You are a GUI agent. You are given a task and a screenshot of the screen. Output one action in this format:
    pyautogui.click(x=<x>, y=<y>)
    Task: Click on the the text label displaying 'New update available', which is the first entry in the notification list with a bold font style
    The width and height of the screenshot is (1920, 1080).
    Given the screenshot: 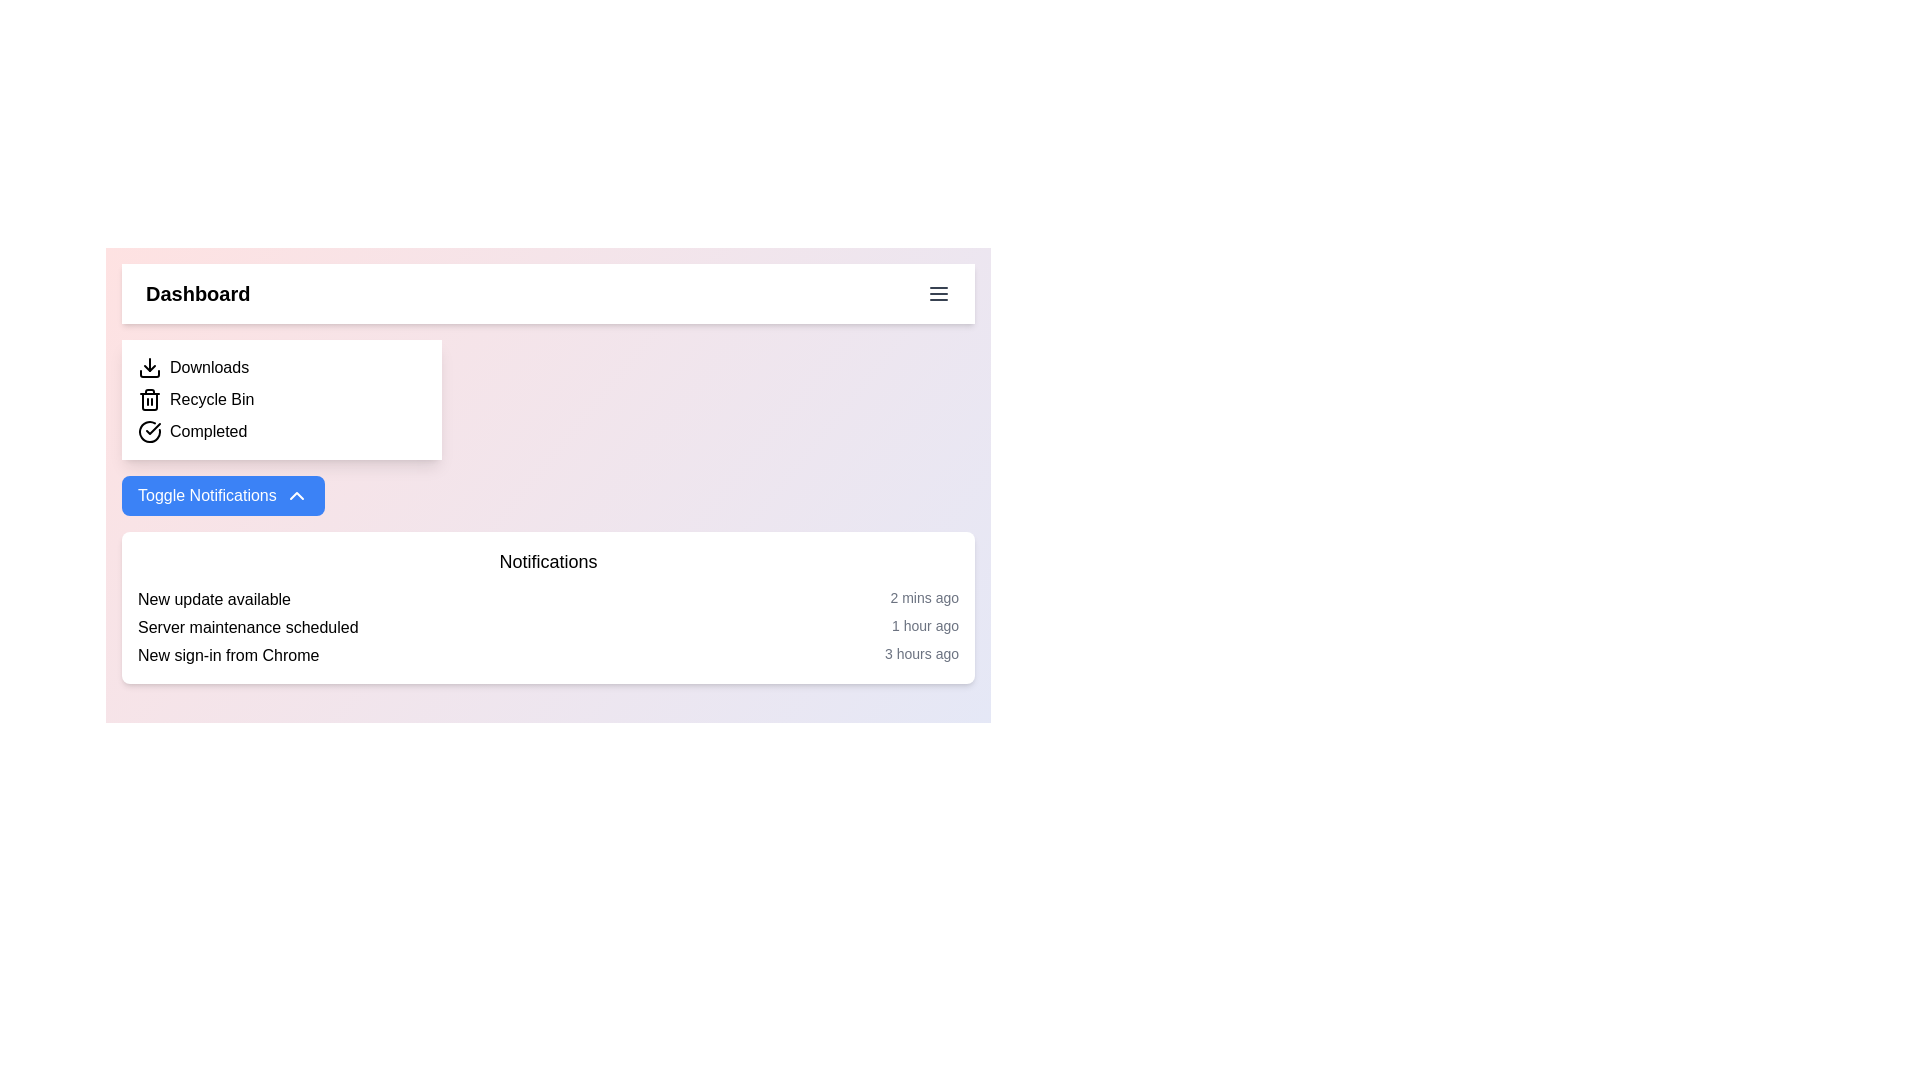 What is the action you would take?
    pyautogui.click(x=214, y=599)
    